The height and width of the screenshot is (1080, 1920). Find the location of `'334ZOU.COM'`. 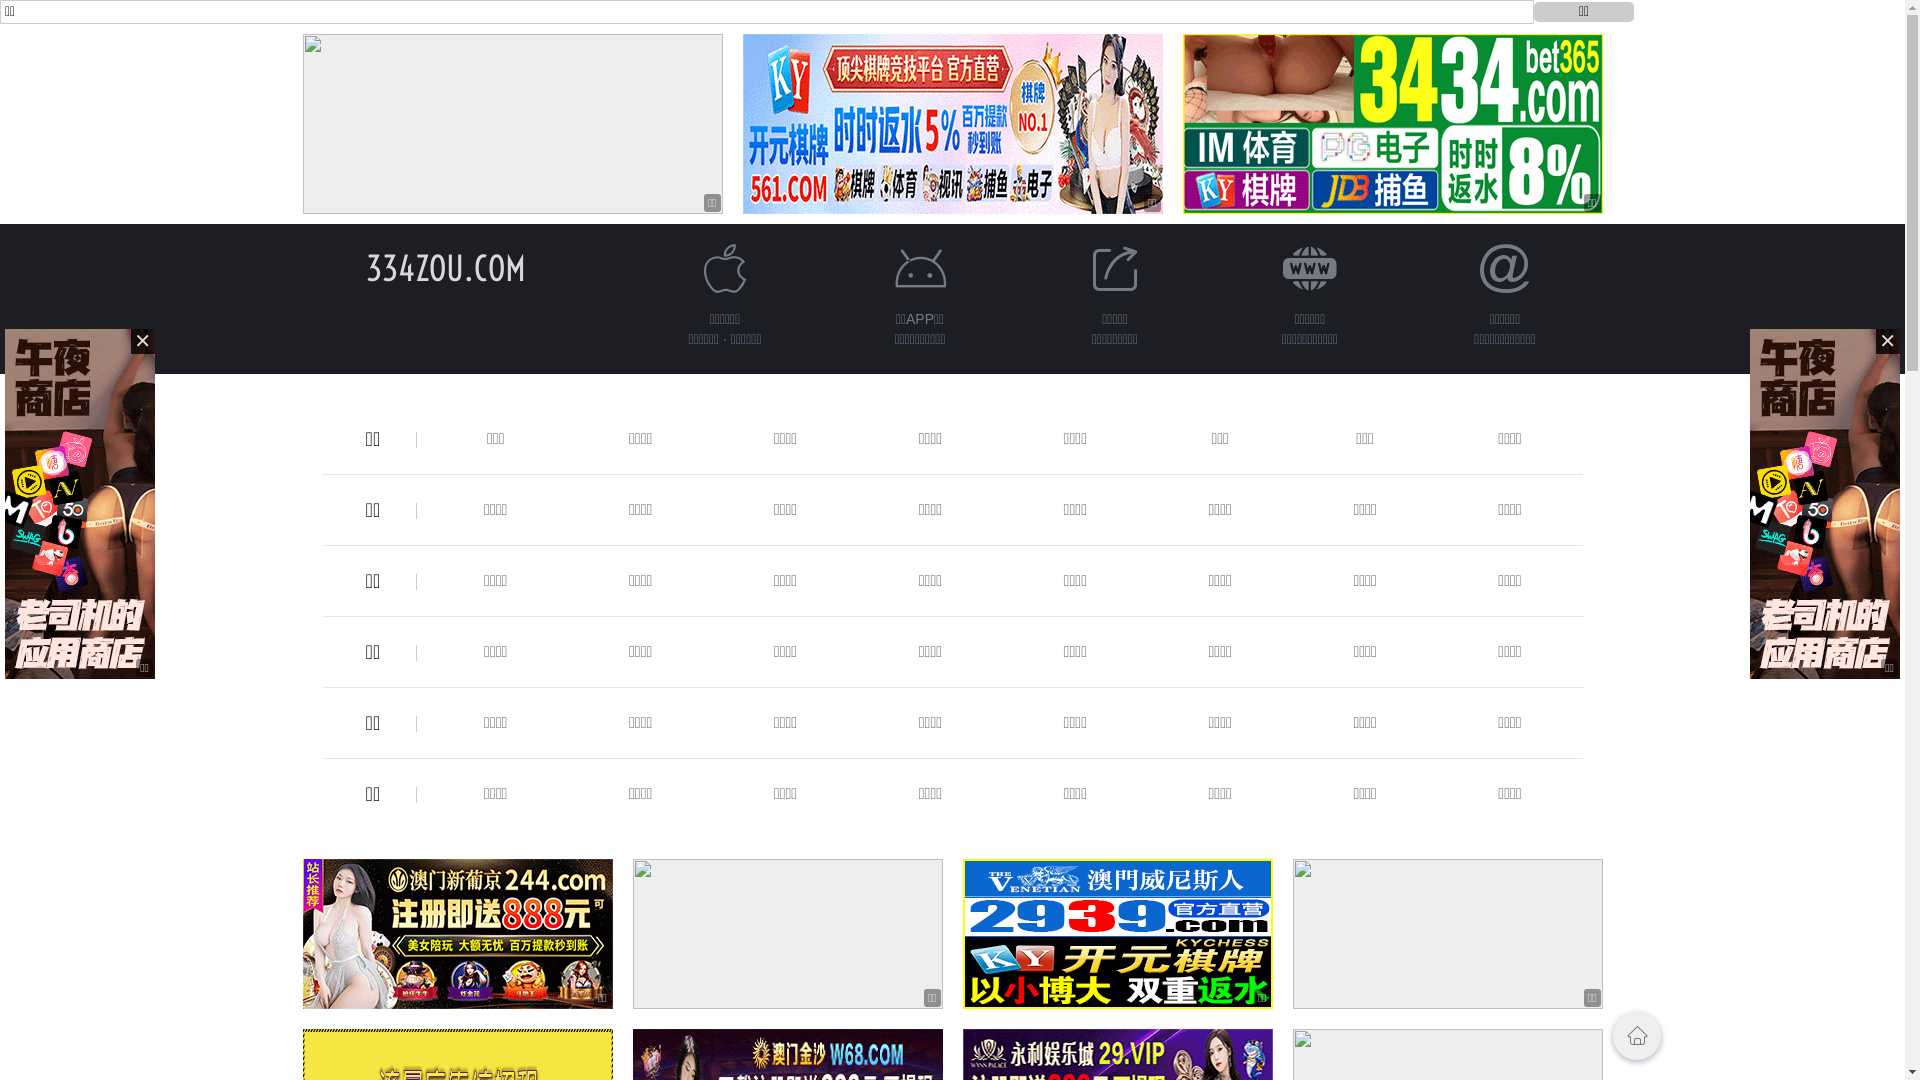

'334ZOU.COM' is located at coordinates (445, 267).